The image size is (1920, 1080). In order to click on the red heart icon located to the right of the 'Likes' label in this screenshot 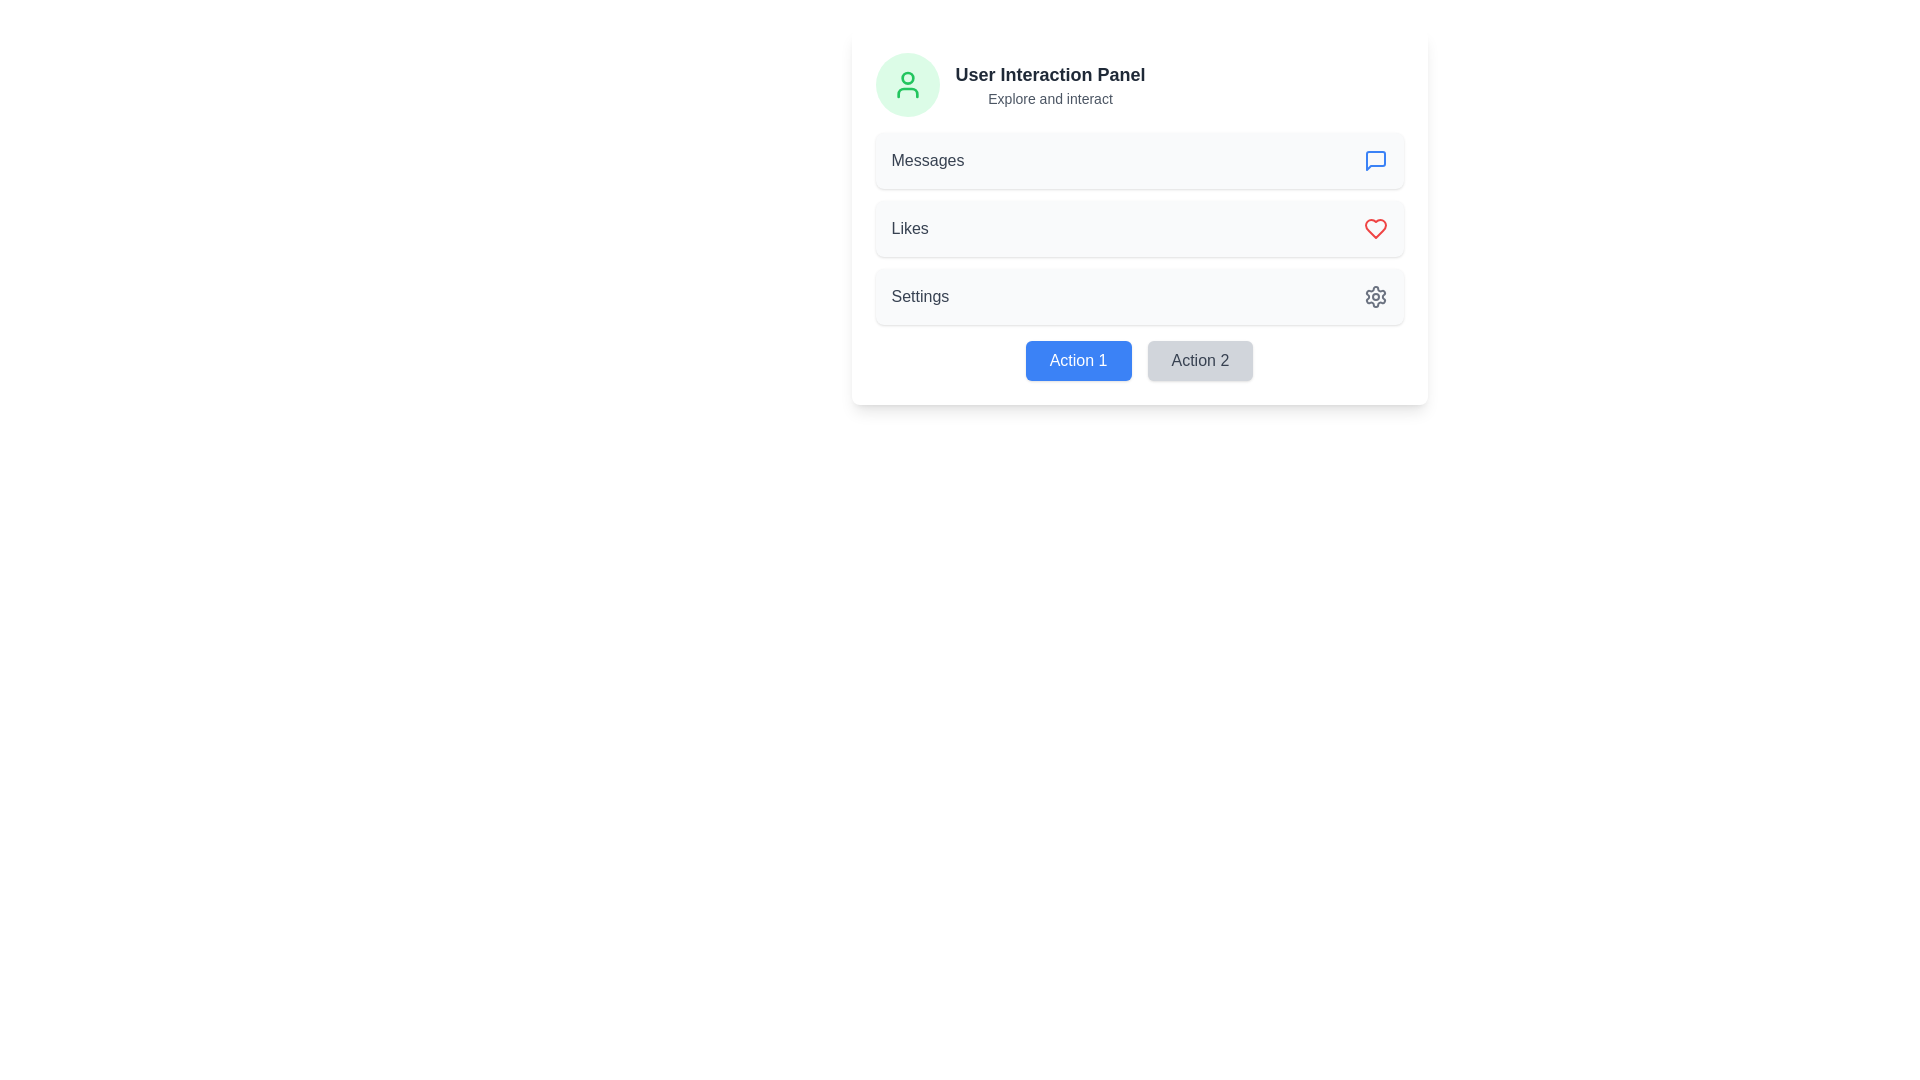, I will do `click(1374, 227)`.